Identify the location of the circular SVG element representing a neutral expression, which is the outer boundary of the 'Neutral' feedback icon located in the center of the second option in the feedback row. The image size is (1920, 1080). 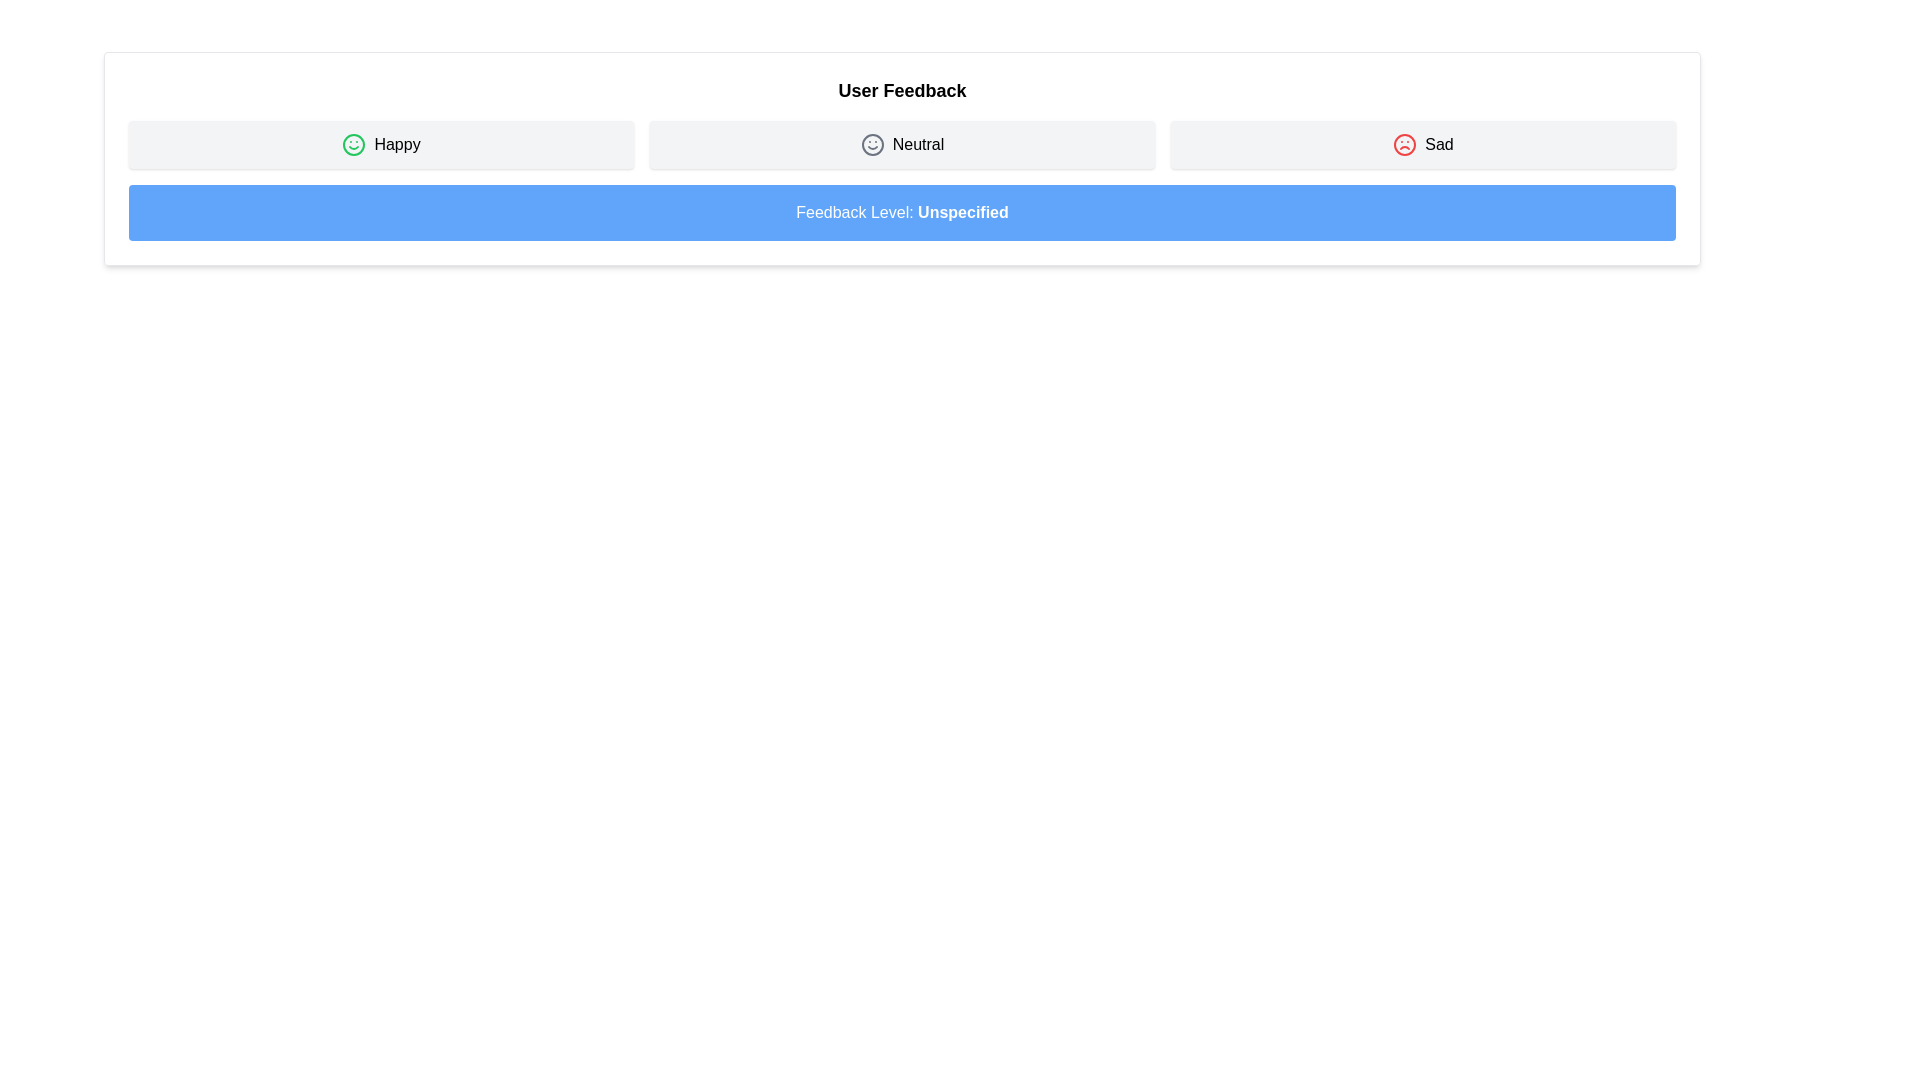
(872, 144).